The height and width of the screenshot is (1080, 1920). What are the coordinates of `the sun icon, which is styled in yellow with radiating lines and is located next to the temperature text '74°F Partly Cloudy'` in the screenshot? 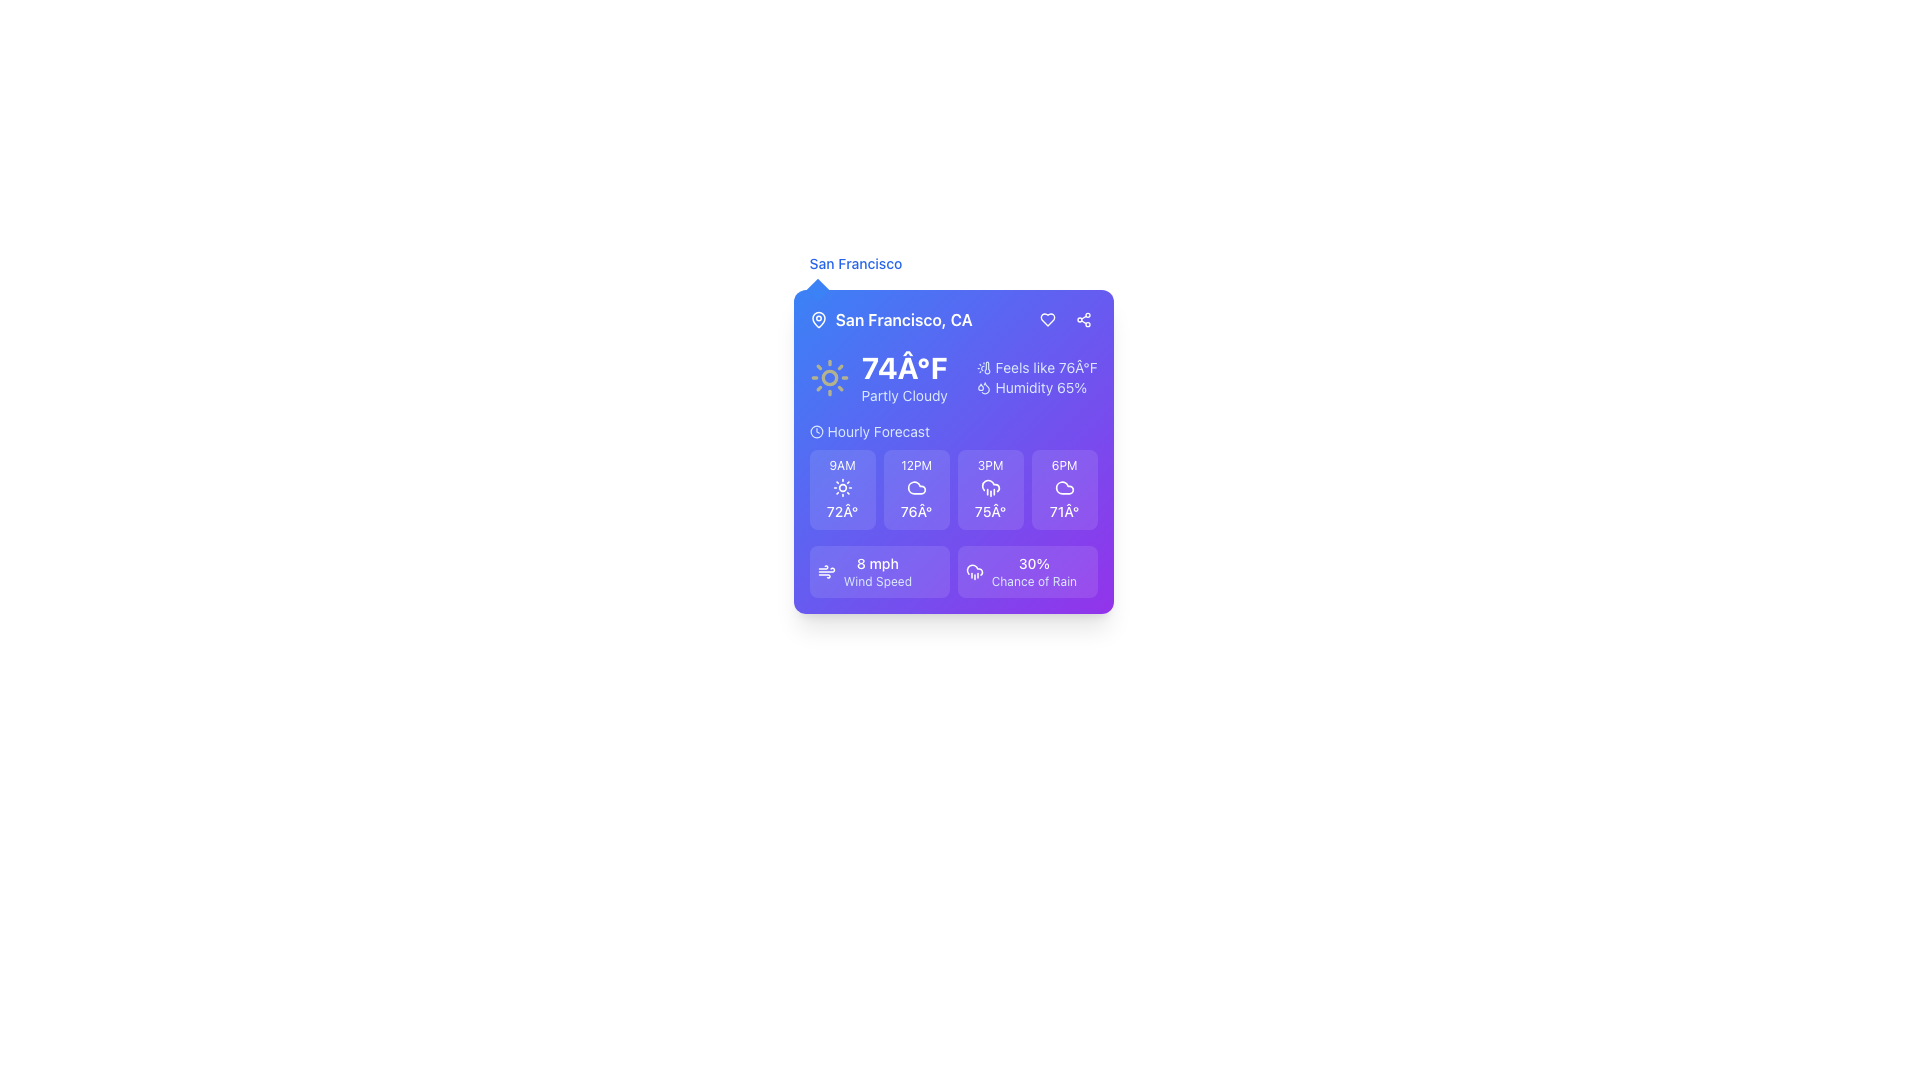 It's located at (829, 378).